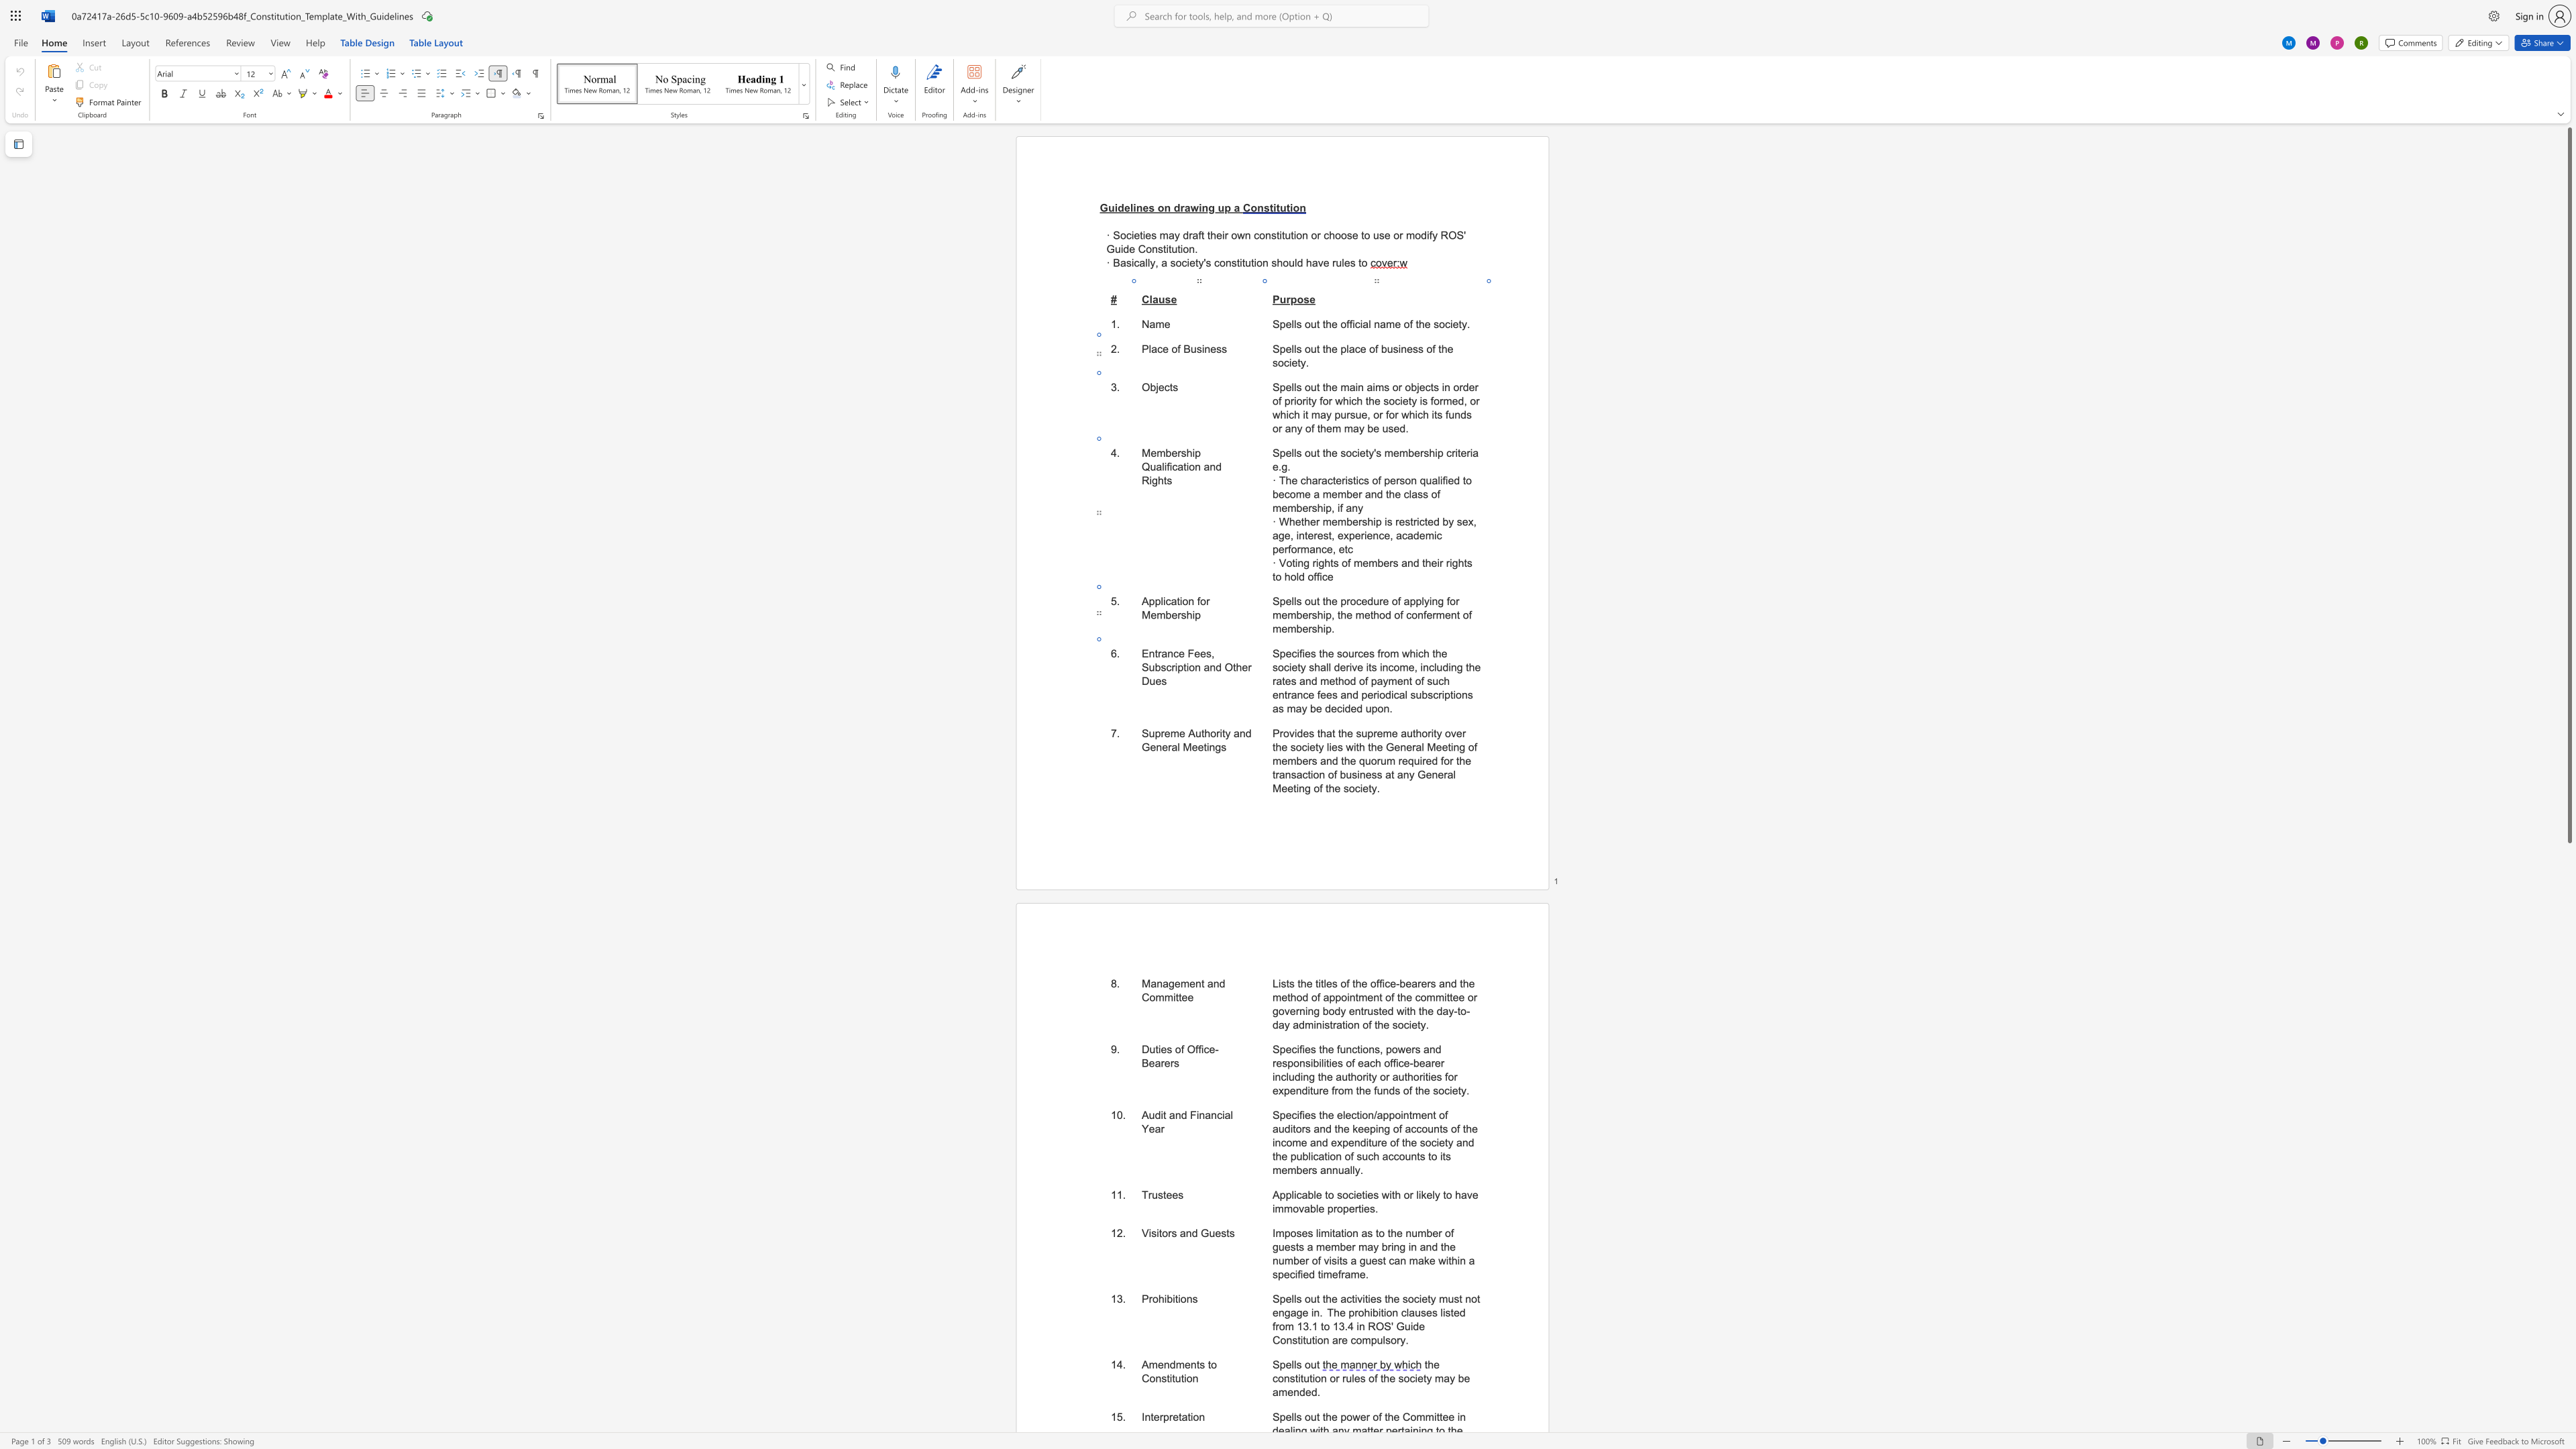  Describe the element at coordinates (1153, 1062) in the screenshot. I see `the space between the continuous character "e" and "a" in the text` at that location.